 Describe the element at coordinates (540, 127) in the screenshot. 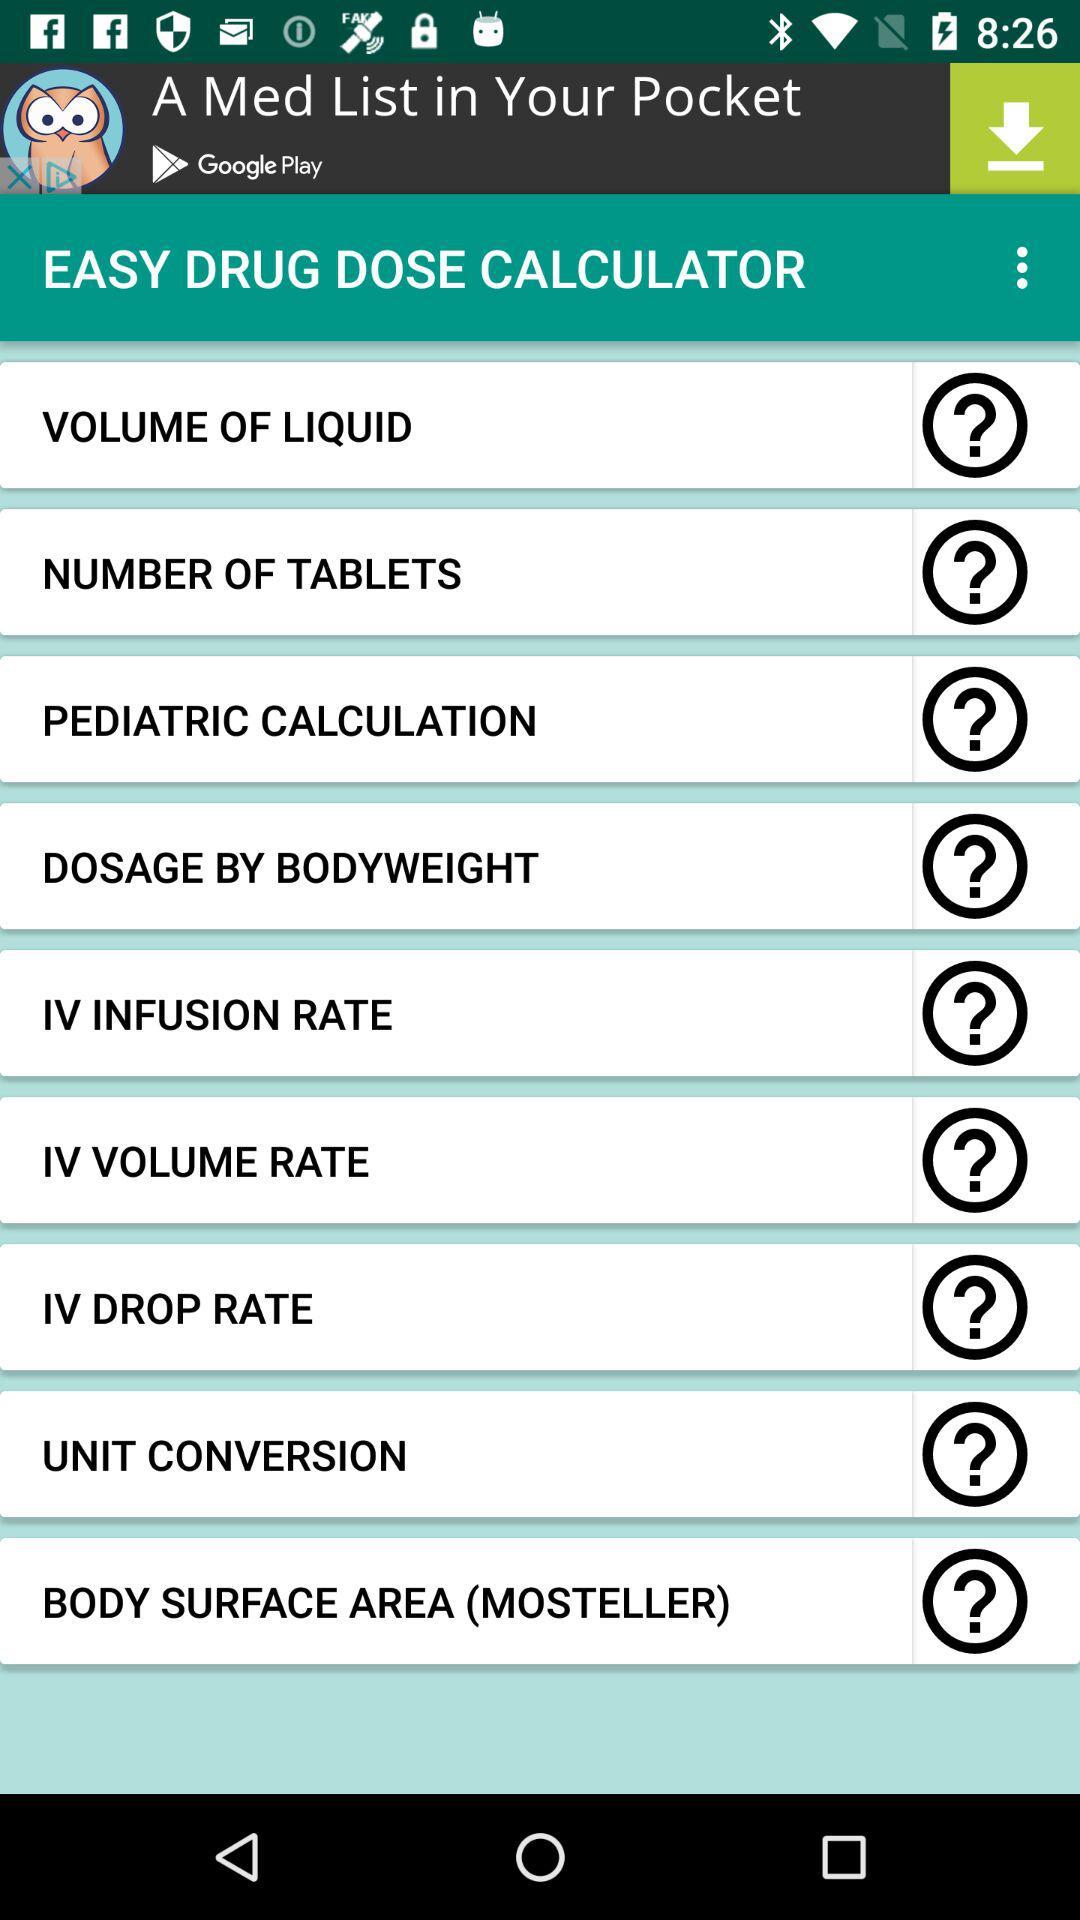

I see `download option` at that location.